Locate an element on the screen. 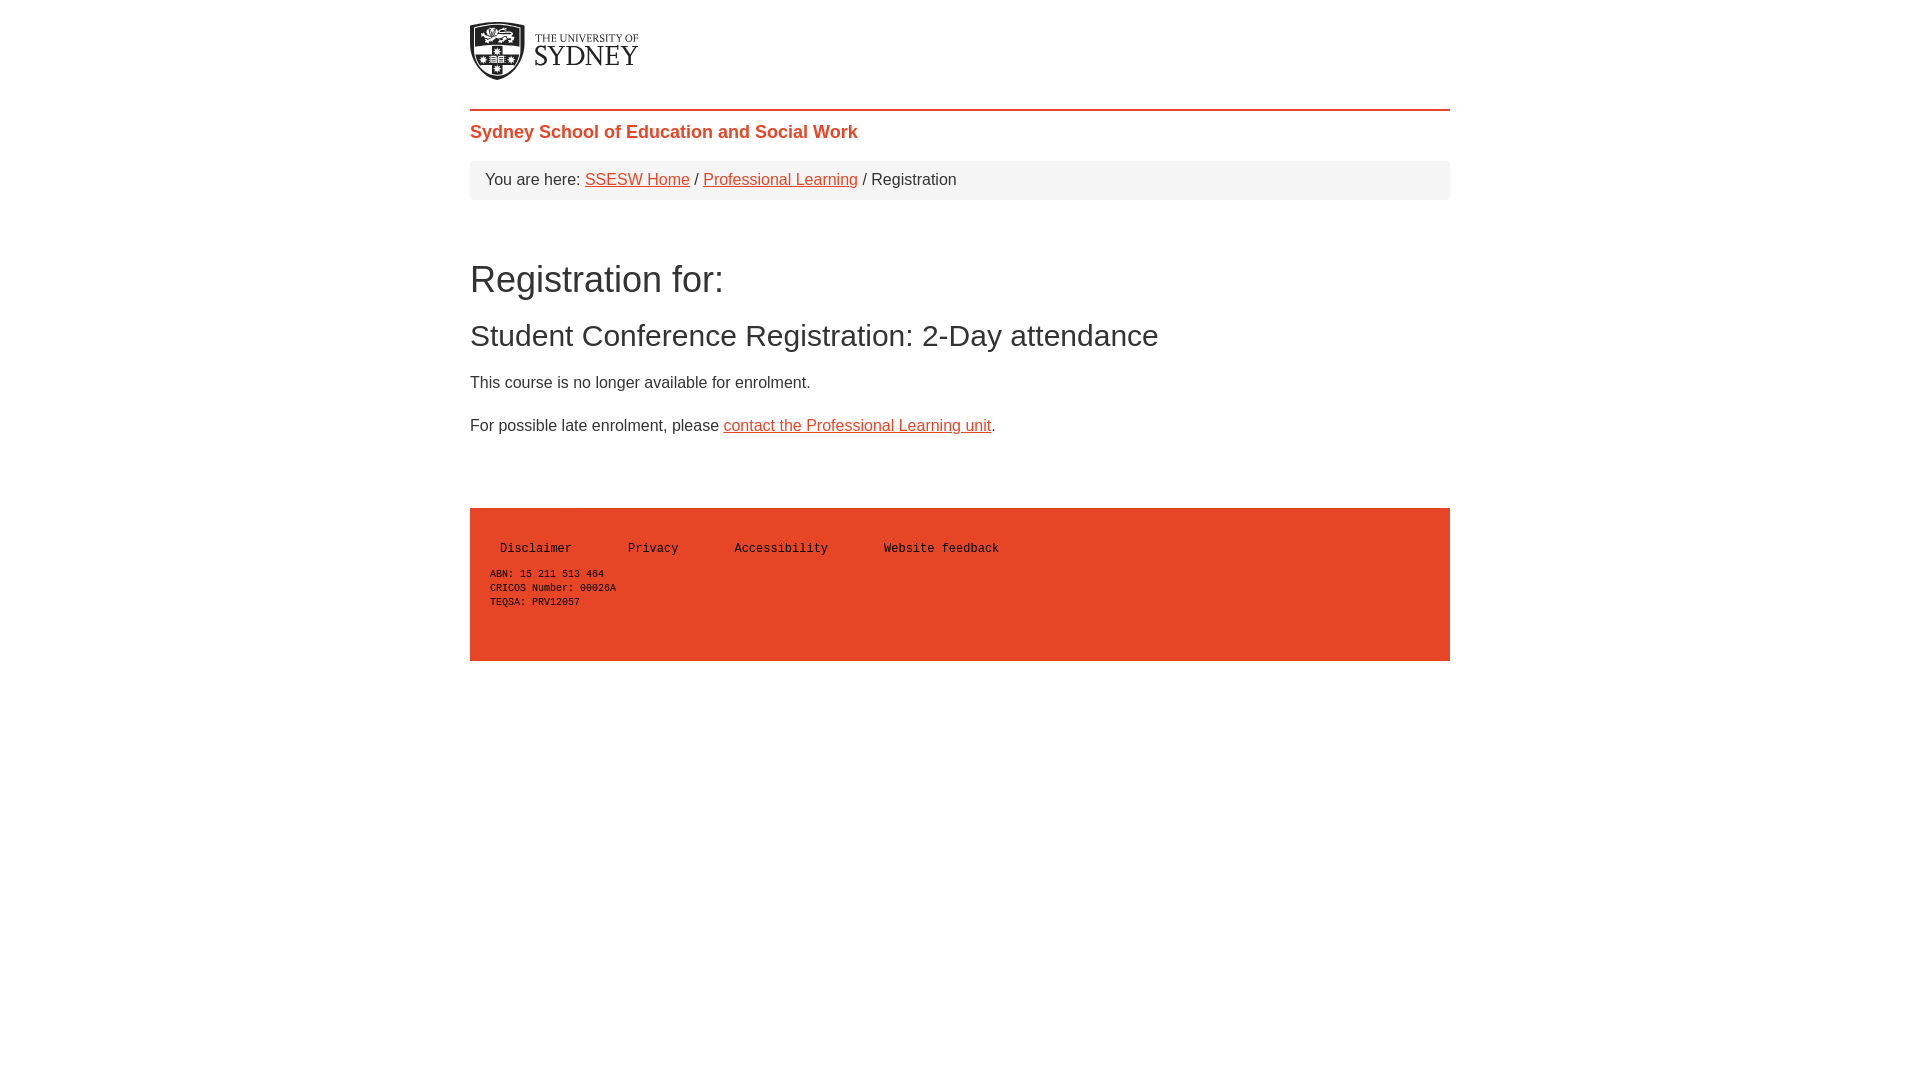 This screenshot has height=1080, width=1920. 'Disclaimer' is located at coordinates (563, 549).